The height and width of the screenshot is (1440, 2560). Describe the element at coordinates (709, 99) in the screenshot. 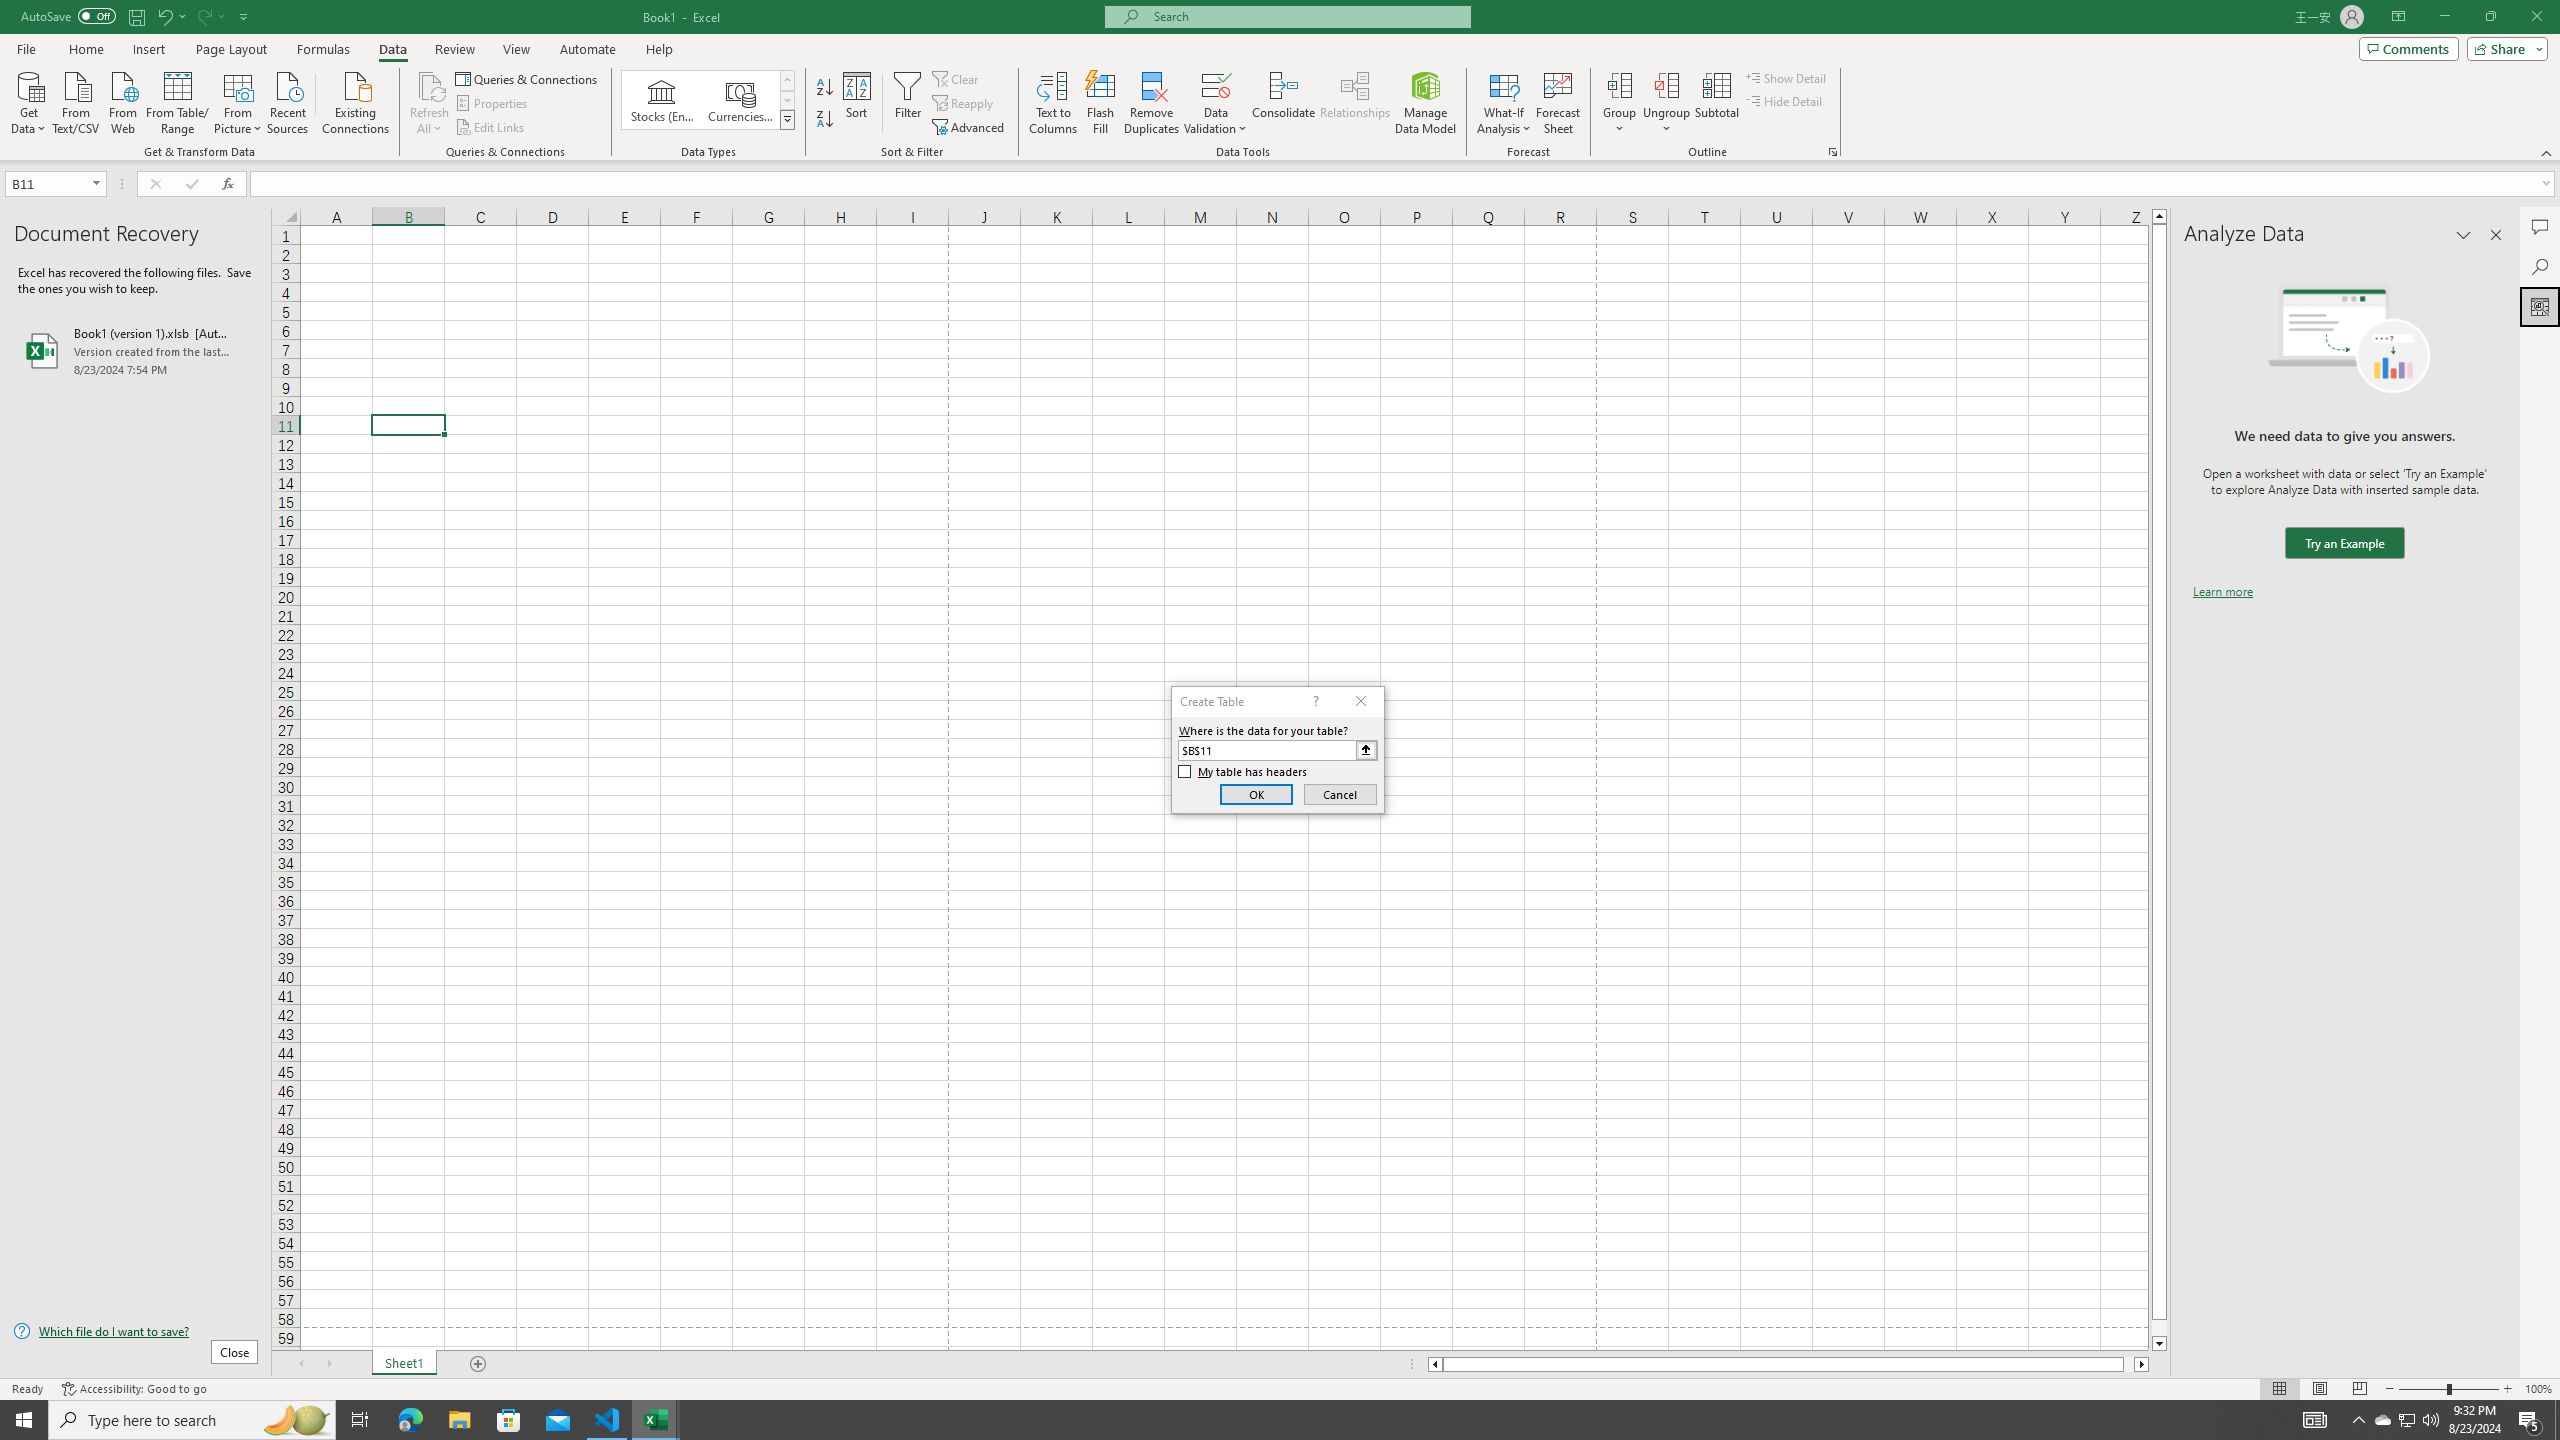

I see `'AutomationID: ConvertToLinkedEntity'` at that location.